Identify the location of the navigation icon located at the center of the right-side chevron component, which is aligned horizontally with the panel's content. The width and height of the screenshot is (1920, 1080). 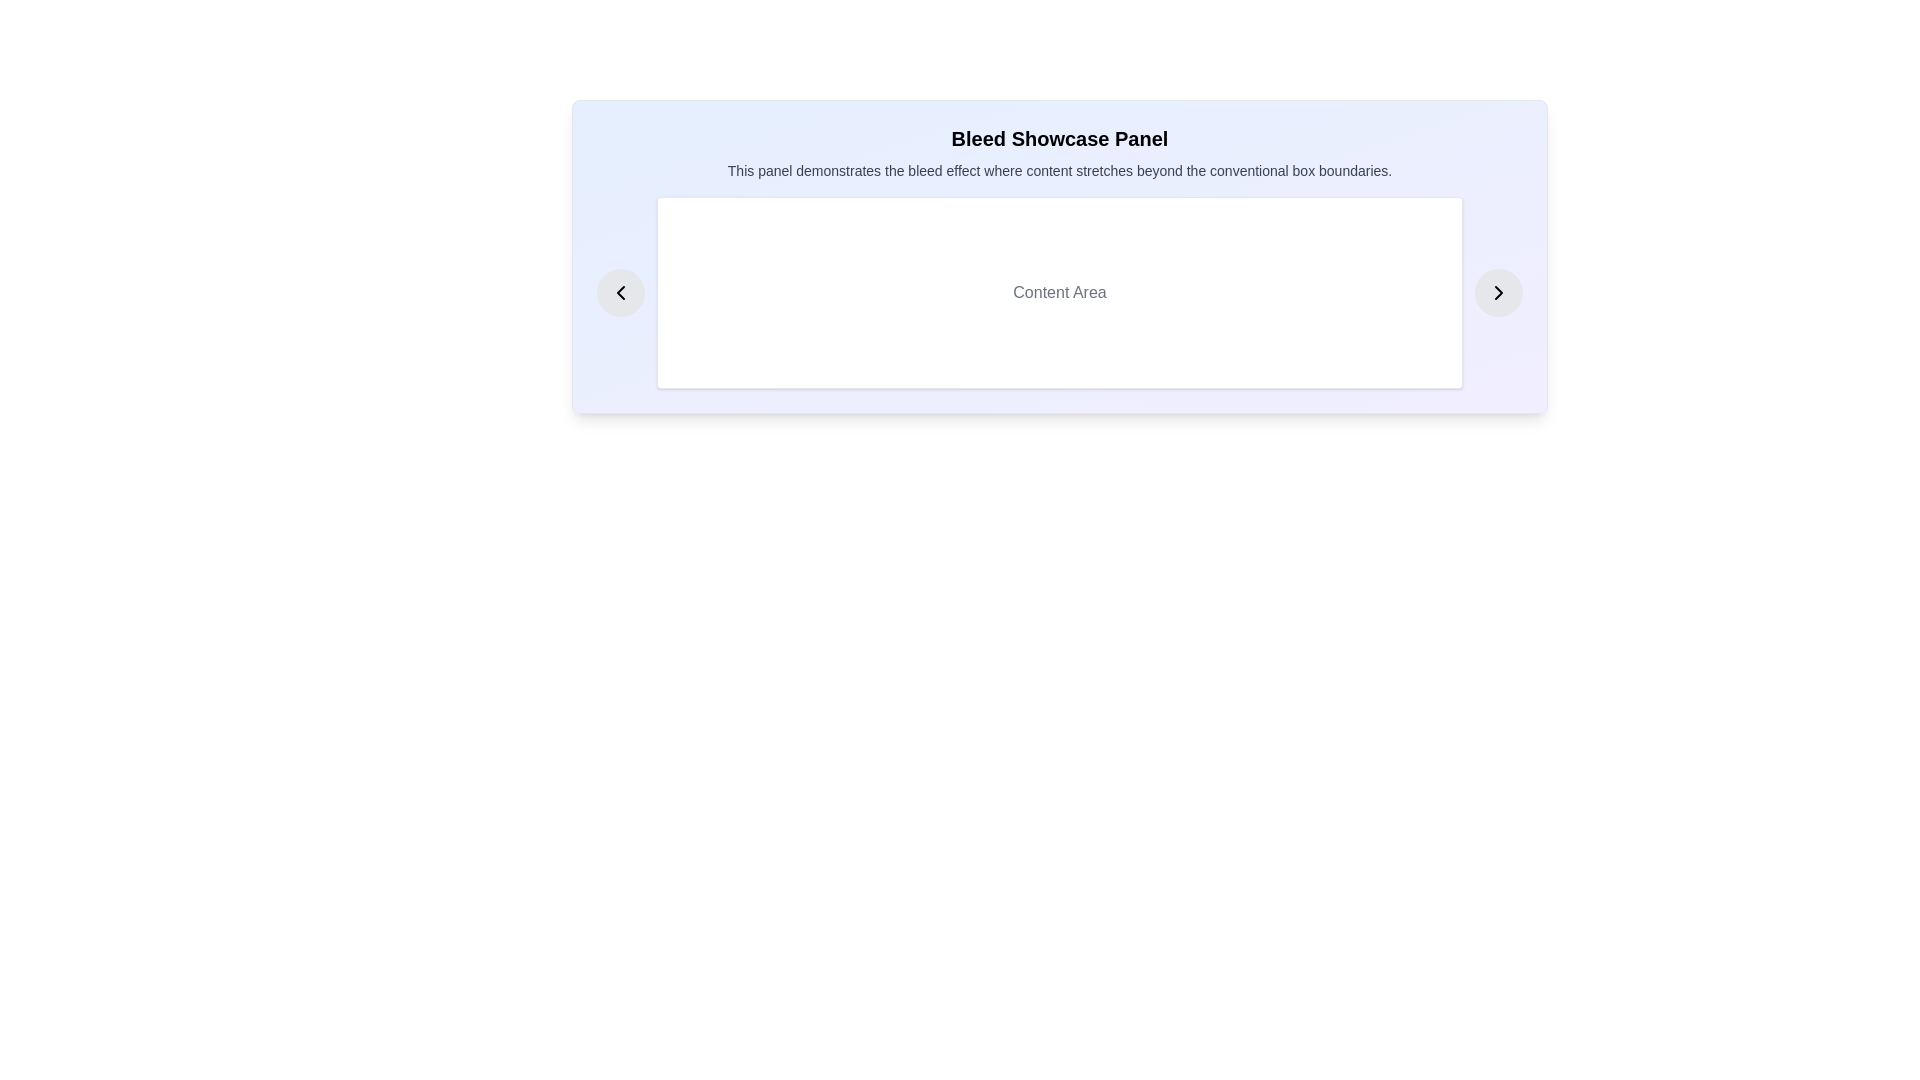
(1498, 293).